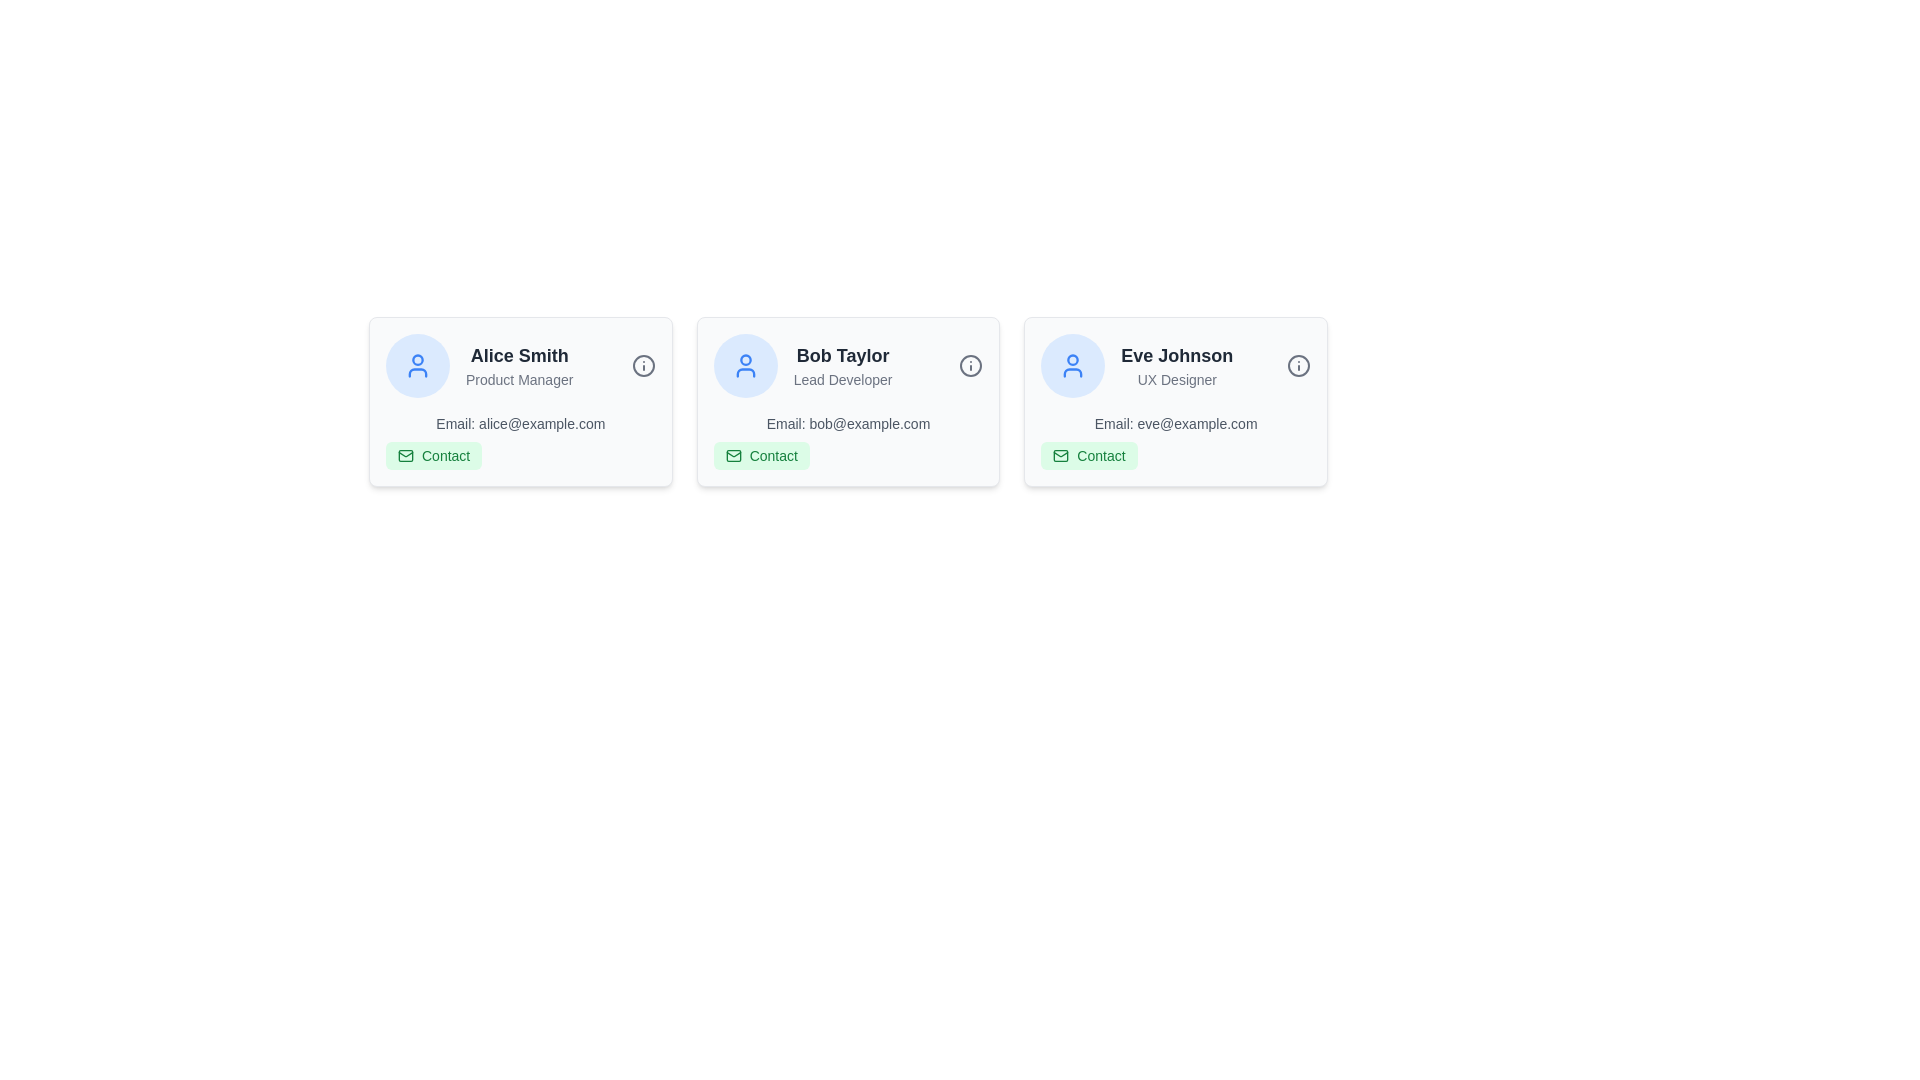 Image resolution: width=1920 pixels, height=1080 pixels. What do you see at coordinates (1072, 360) in the screenshot?
I see `the SVG circle element that represents the head within a user icon, located in the top left corner of a user information card` at bounding box center [1072, 360].